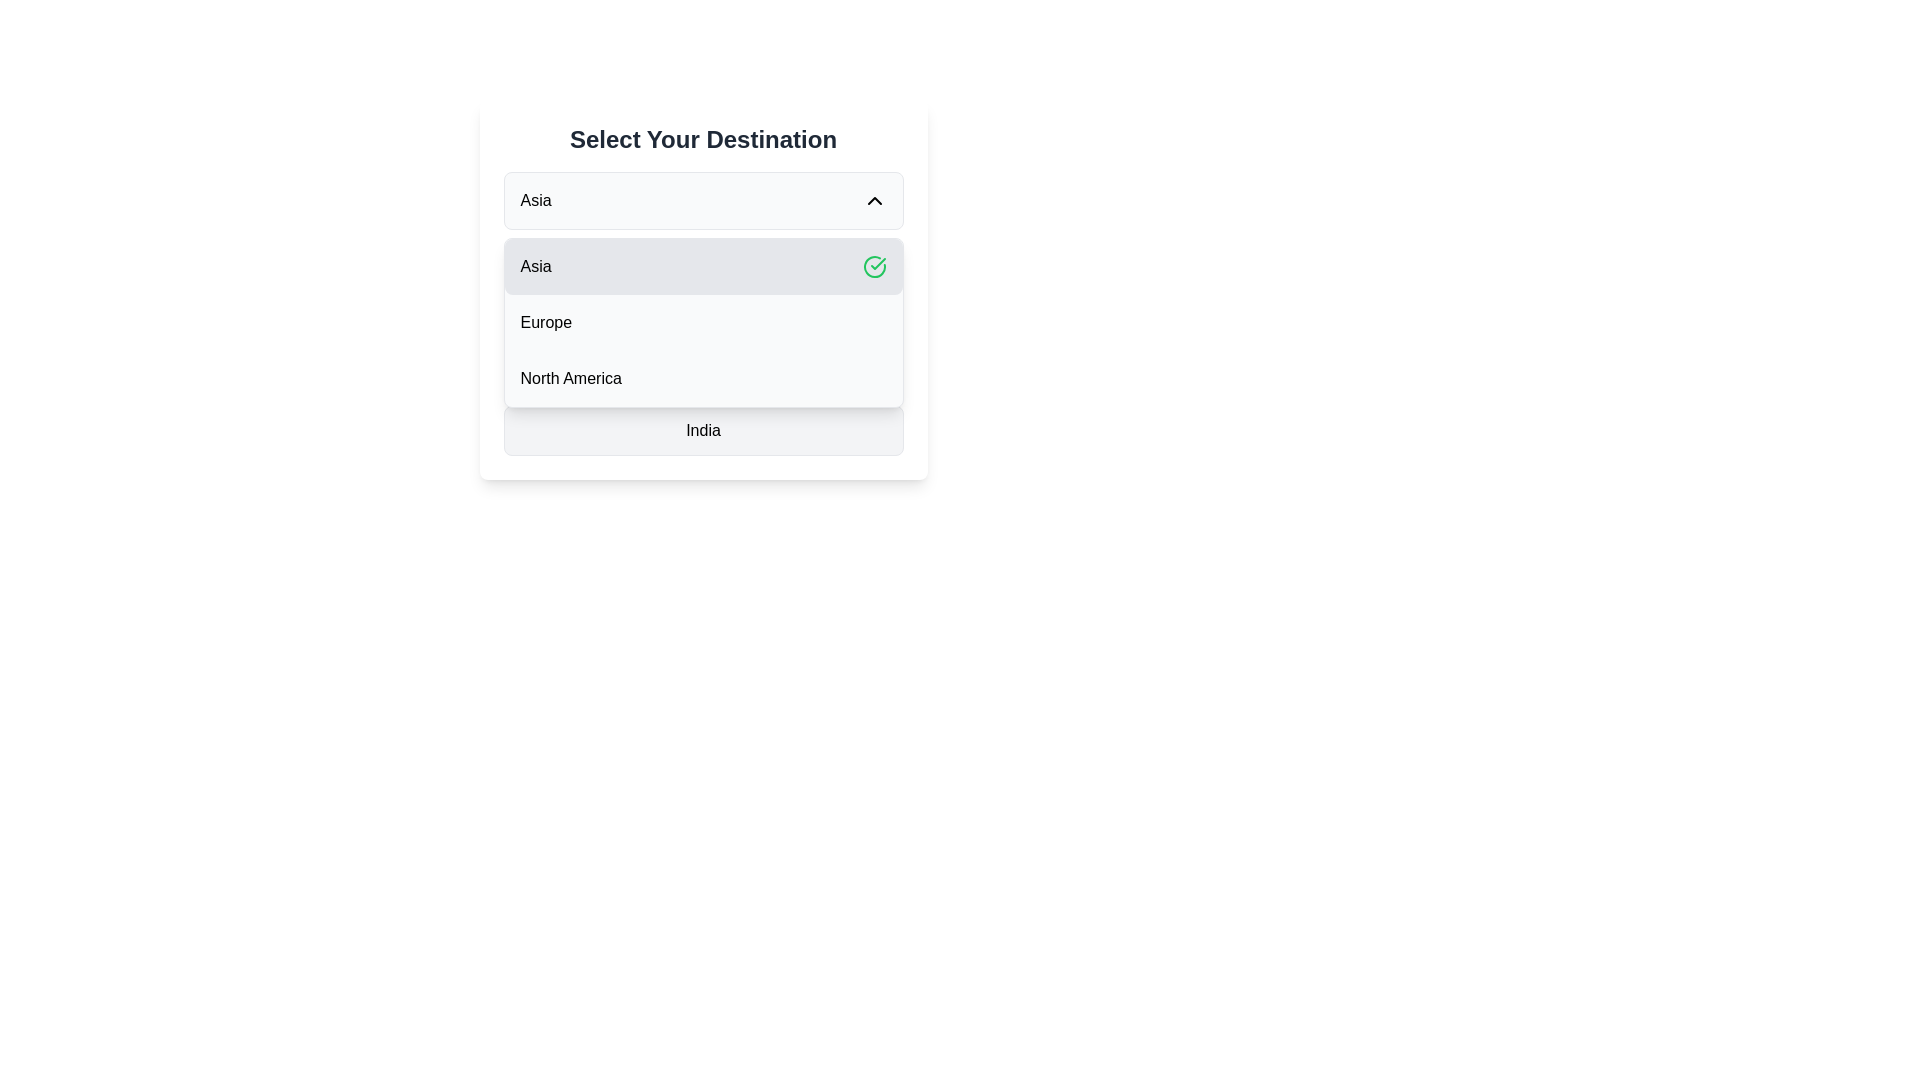 This screenshot has height=1080, width=1920. I want to click on the 'Asia' dropdown menu item for keyboard navigation, so click(703, 265).